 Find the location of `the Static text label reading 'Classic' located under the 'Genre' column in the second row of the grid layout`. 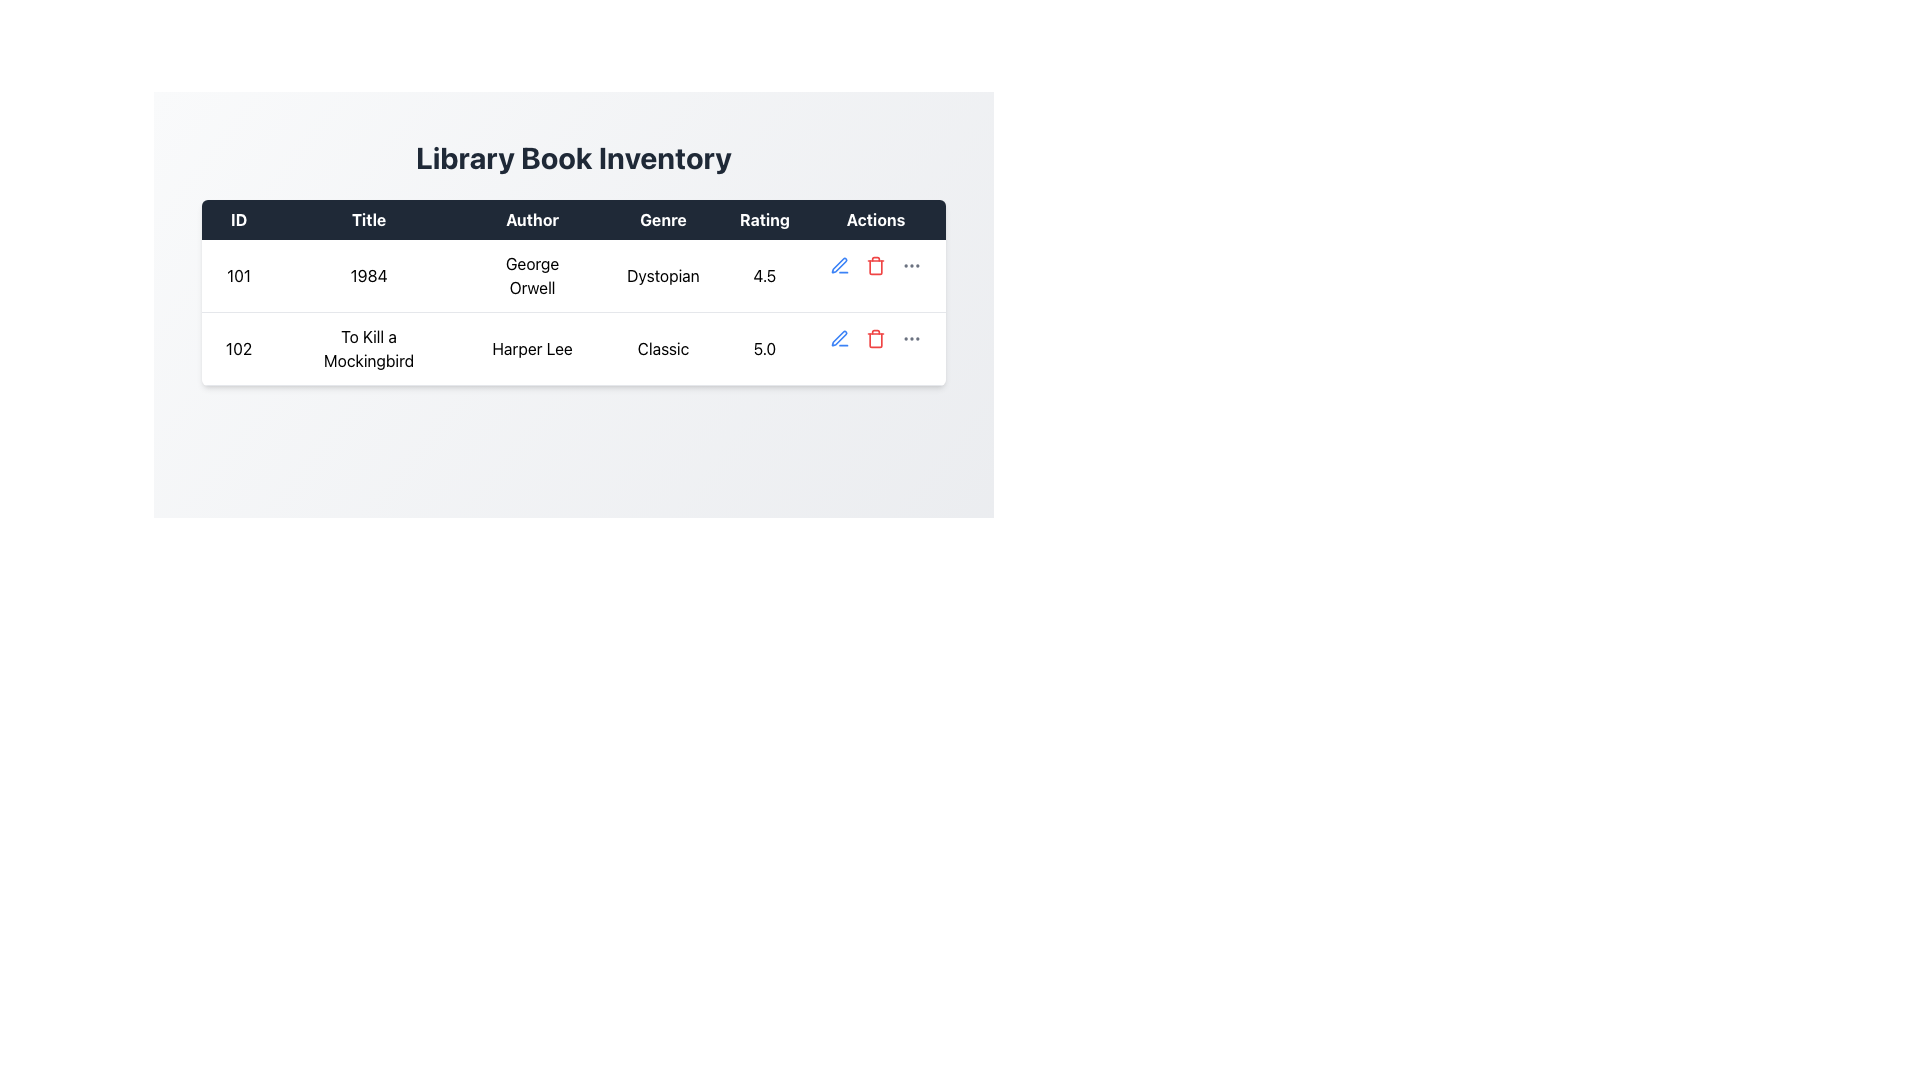

the Static text label reading 'Classic' located under the 'Genre' column in the second row of the grid layout is located at coordinates (663, 347).